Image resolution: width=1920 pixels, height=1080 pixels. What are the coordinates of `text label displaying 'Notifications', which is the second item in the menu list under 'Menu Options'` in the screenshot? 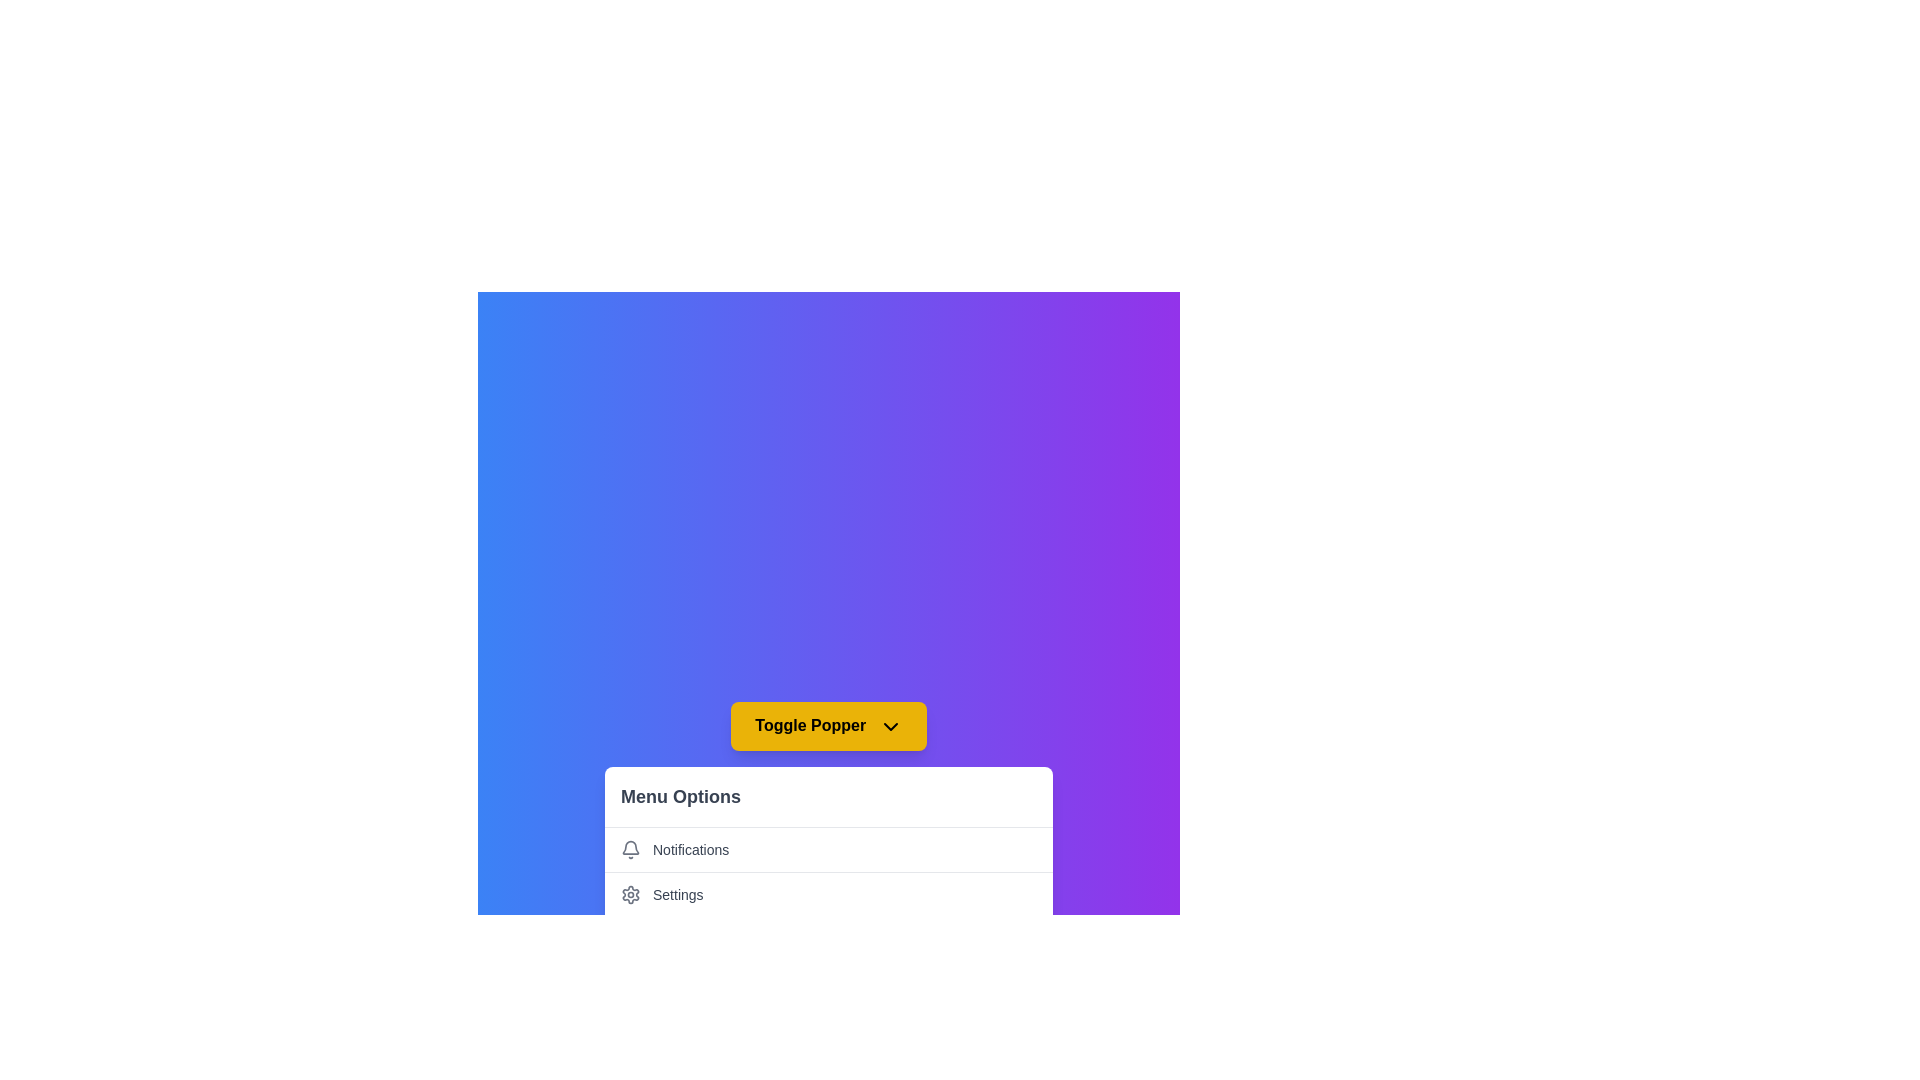 It's located at (691, 849).